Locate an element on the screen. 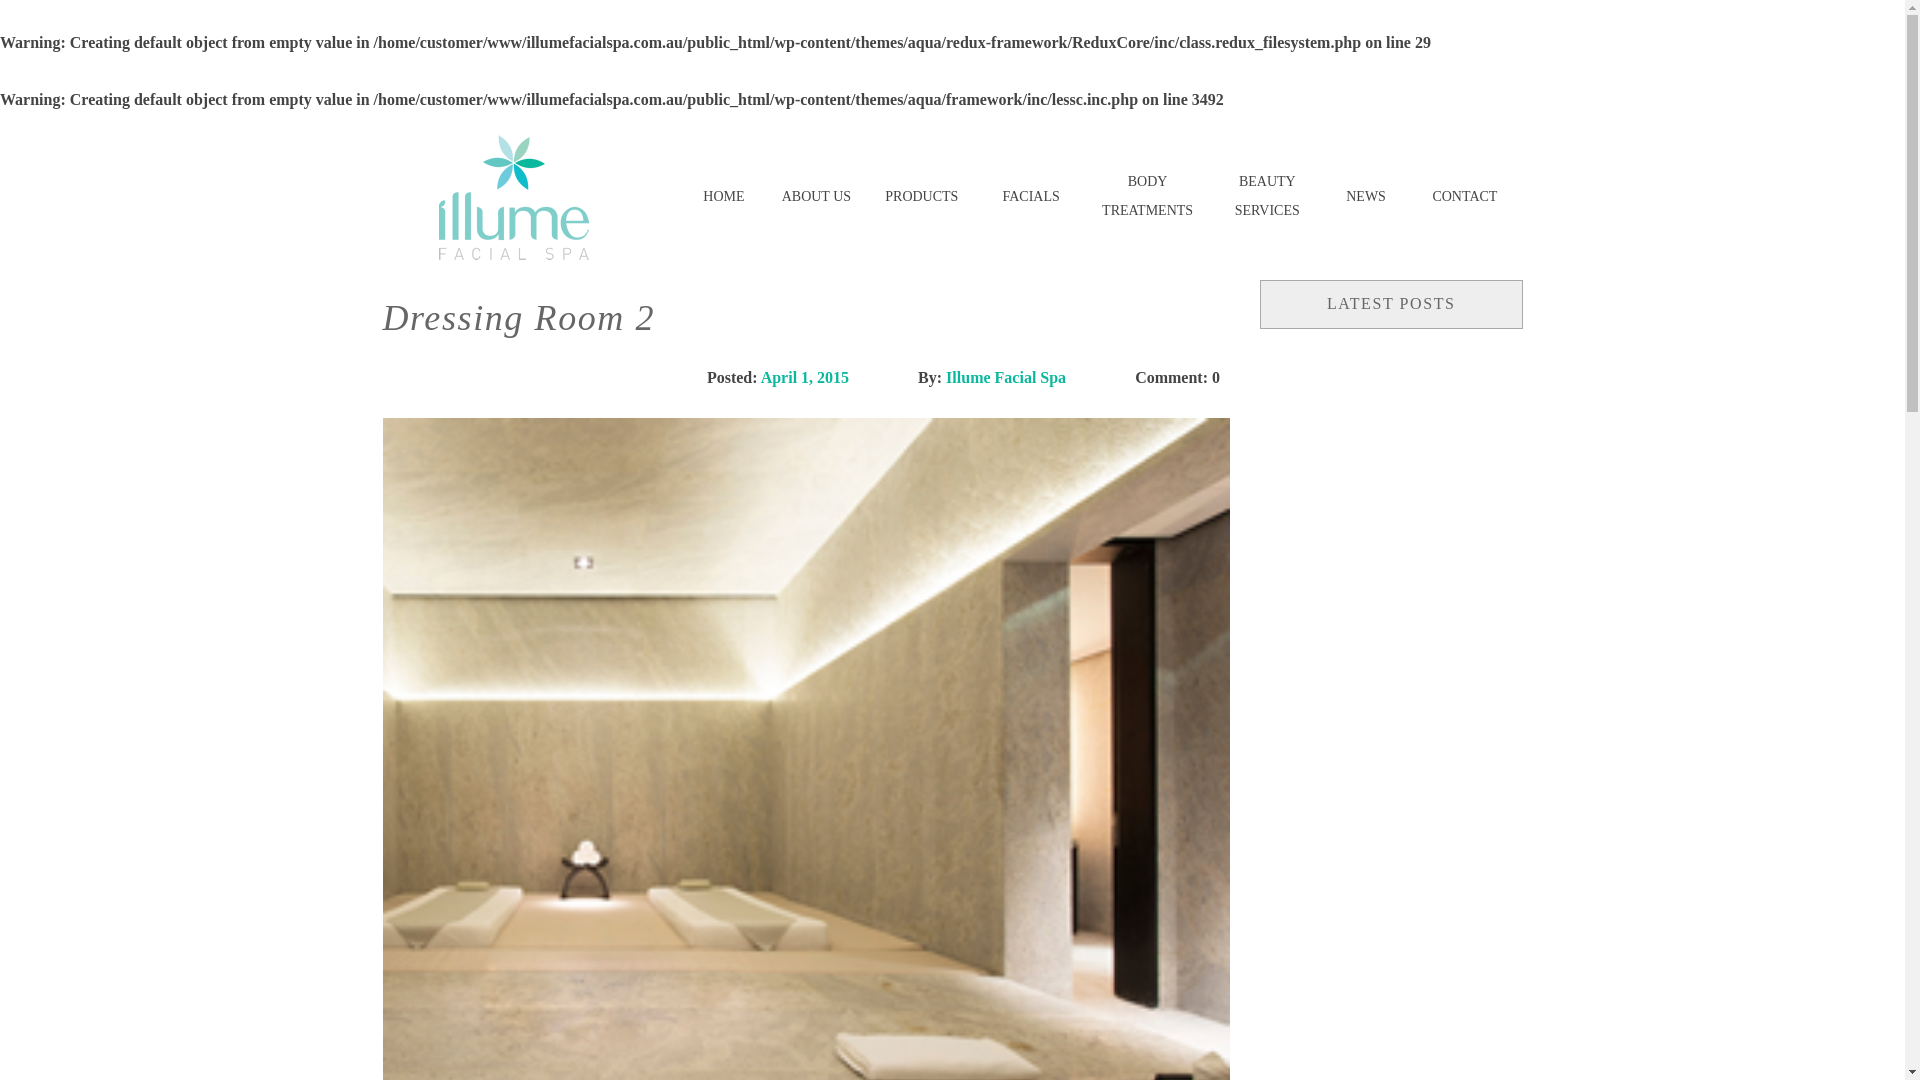 Image resolution: width=1920 pixels, height=1080 pixels. 'HOME' is located at coordinates (722, 197).